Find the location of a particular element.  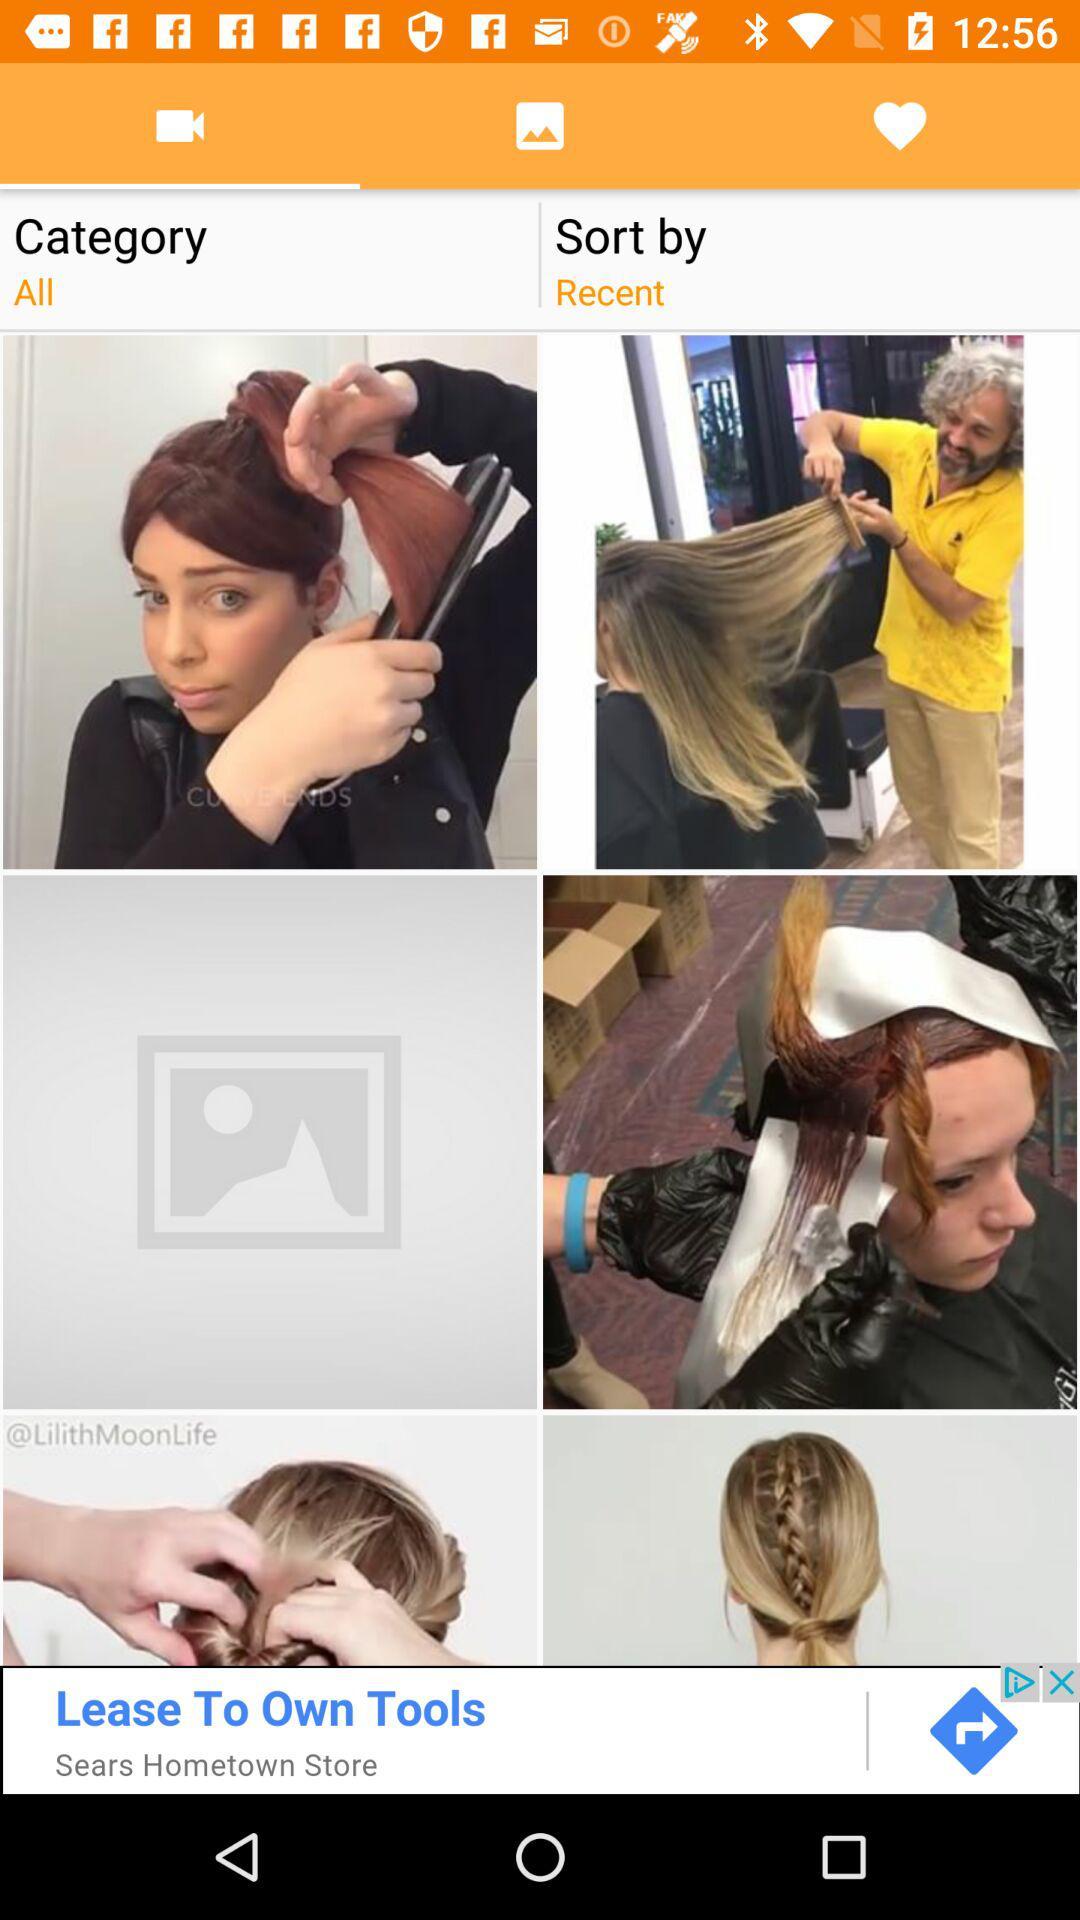

advertisement panel is located at coordinates (540, 1727).